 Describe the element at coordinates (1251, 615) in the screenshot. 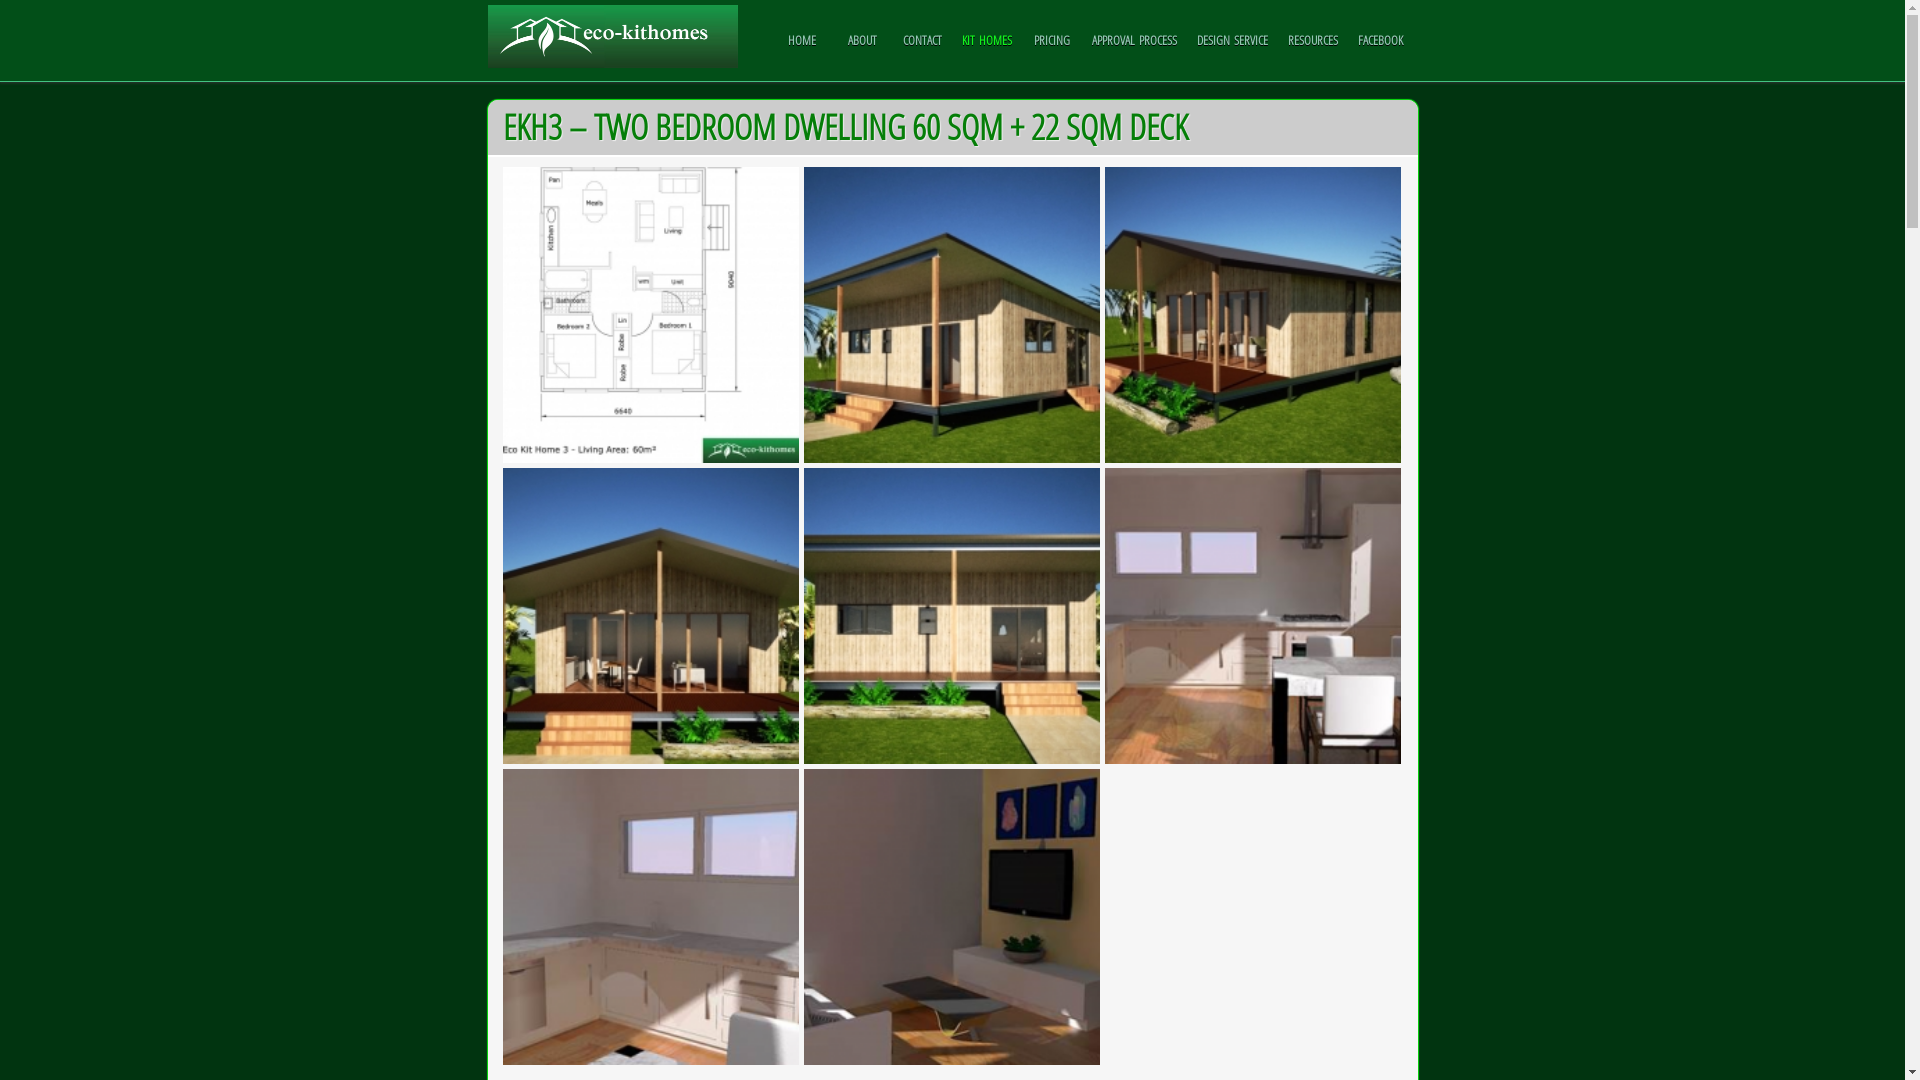

I see `'5'` at that location.